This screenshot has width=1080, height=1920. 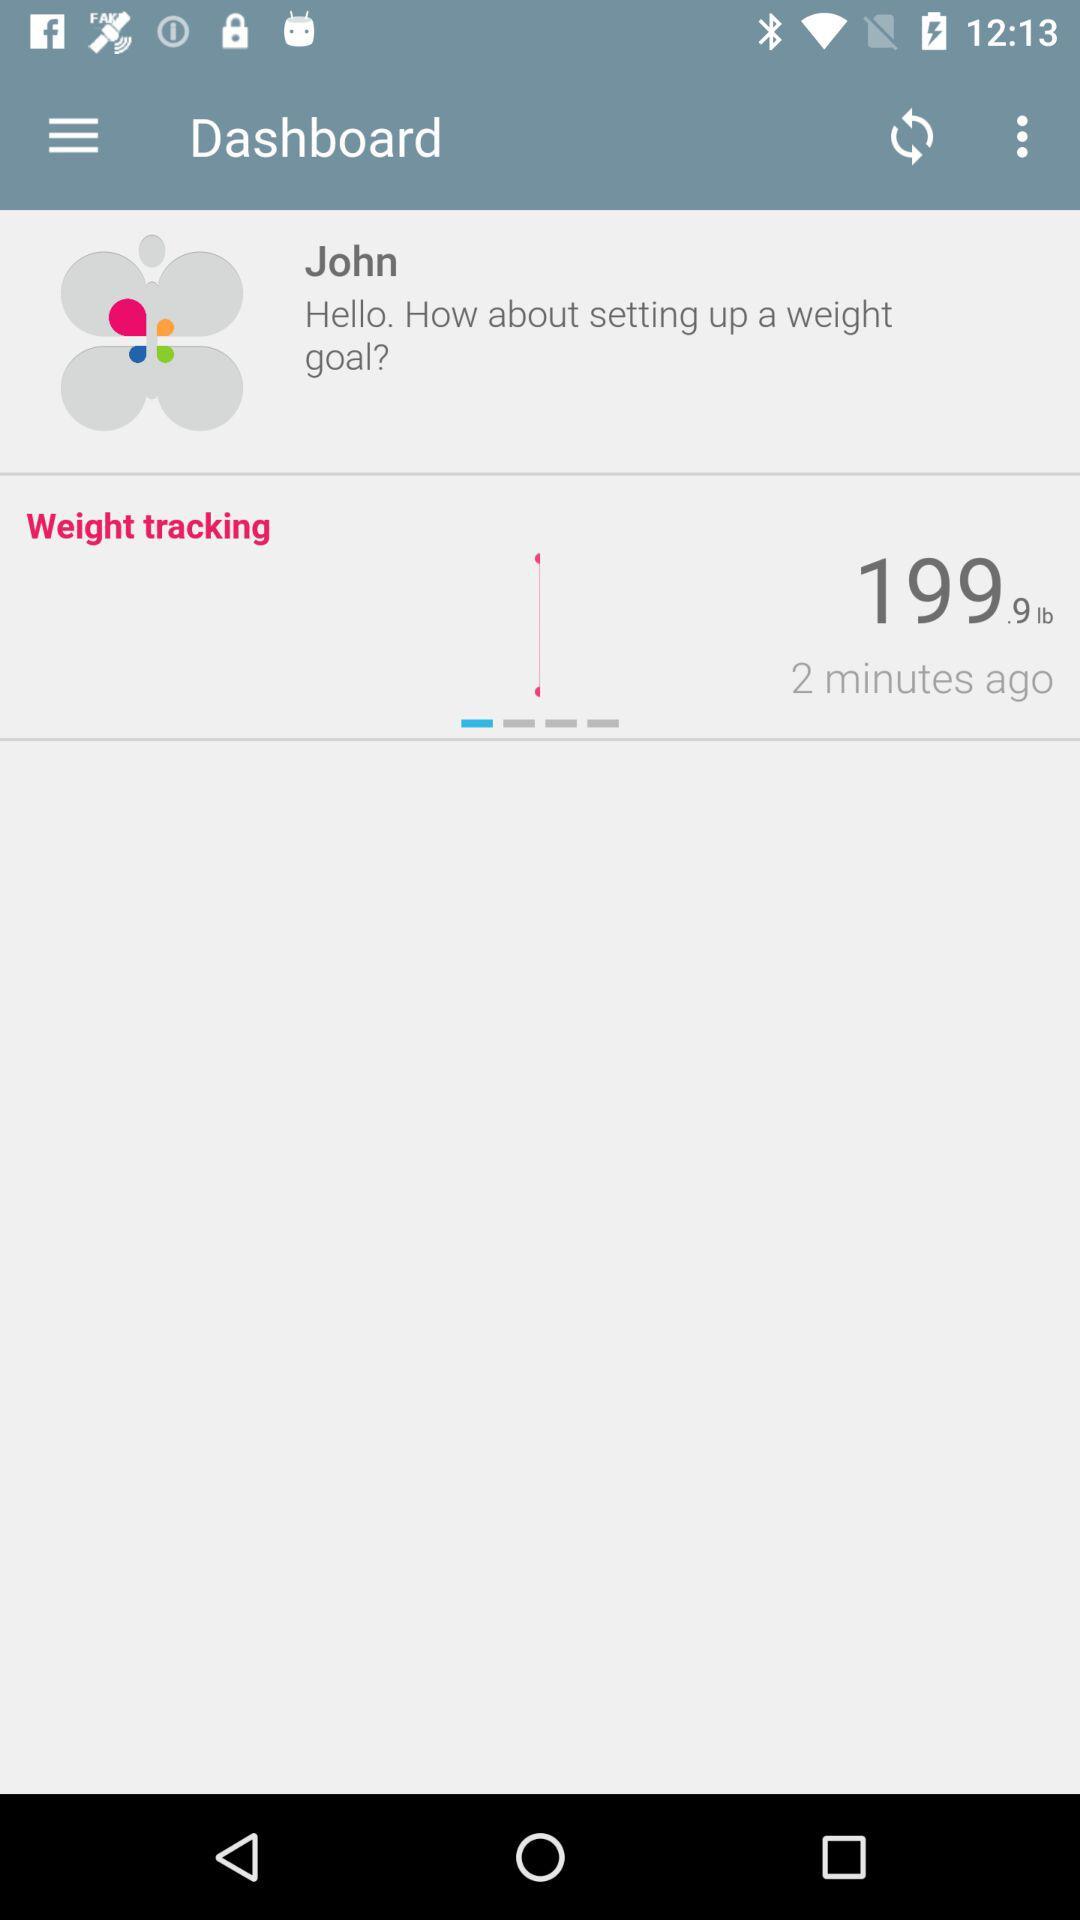 What do you see at coordinates (72, 135) in the screenshot?
I see `app next to dashboard icon` at bounding box center [72, 135].